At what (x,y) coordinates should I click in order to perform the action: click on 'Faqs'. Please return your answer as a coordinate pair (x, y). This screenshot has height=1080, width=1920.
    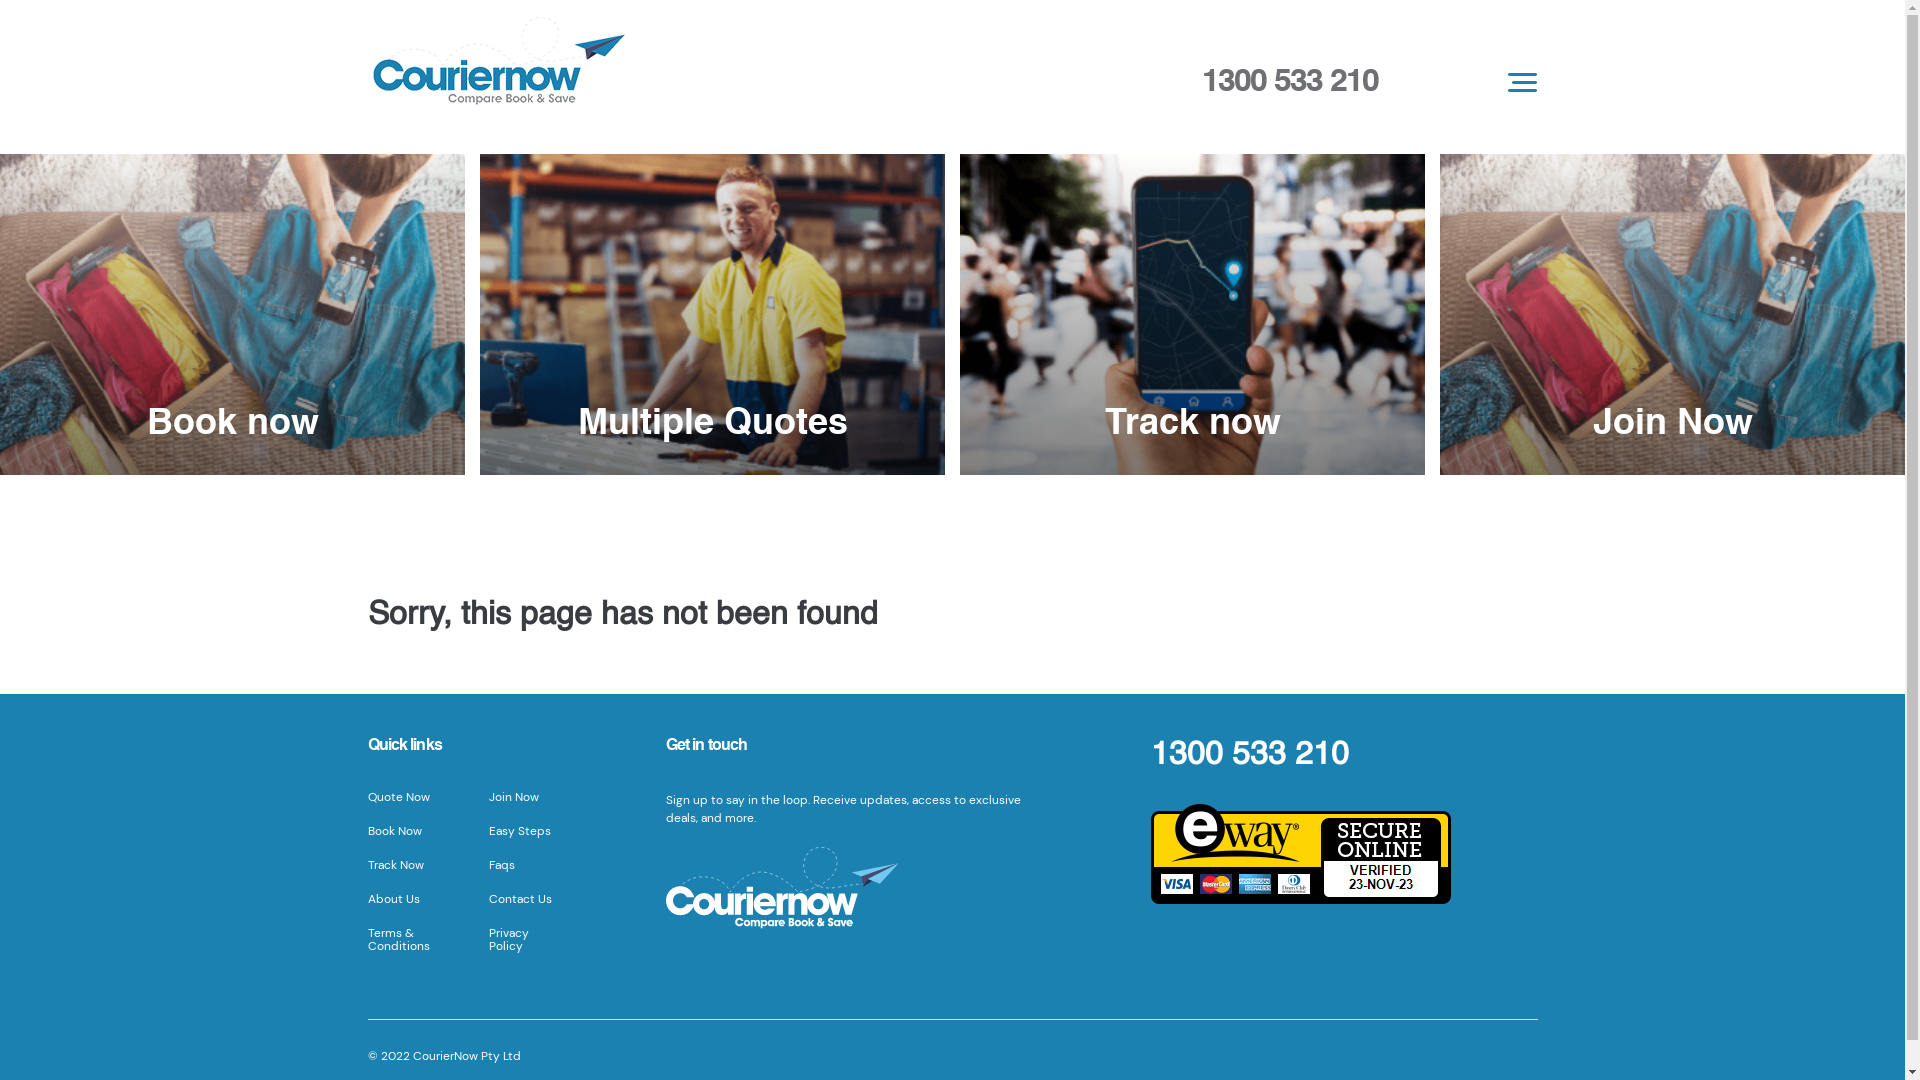
    Looking at the image, I should click on (502, 863).